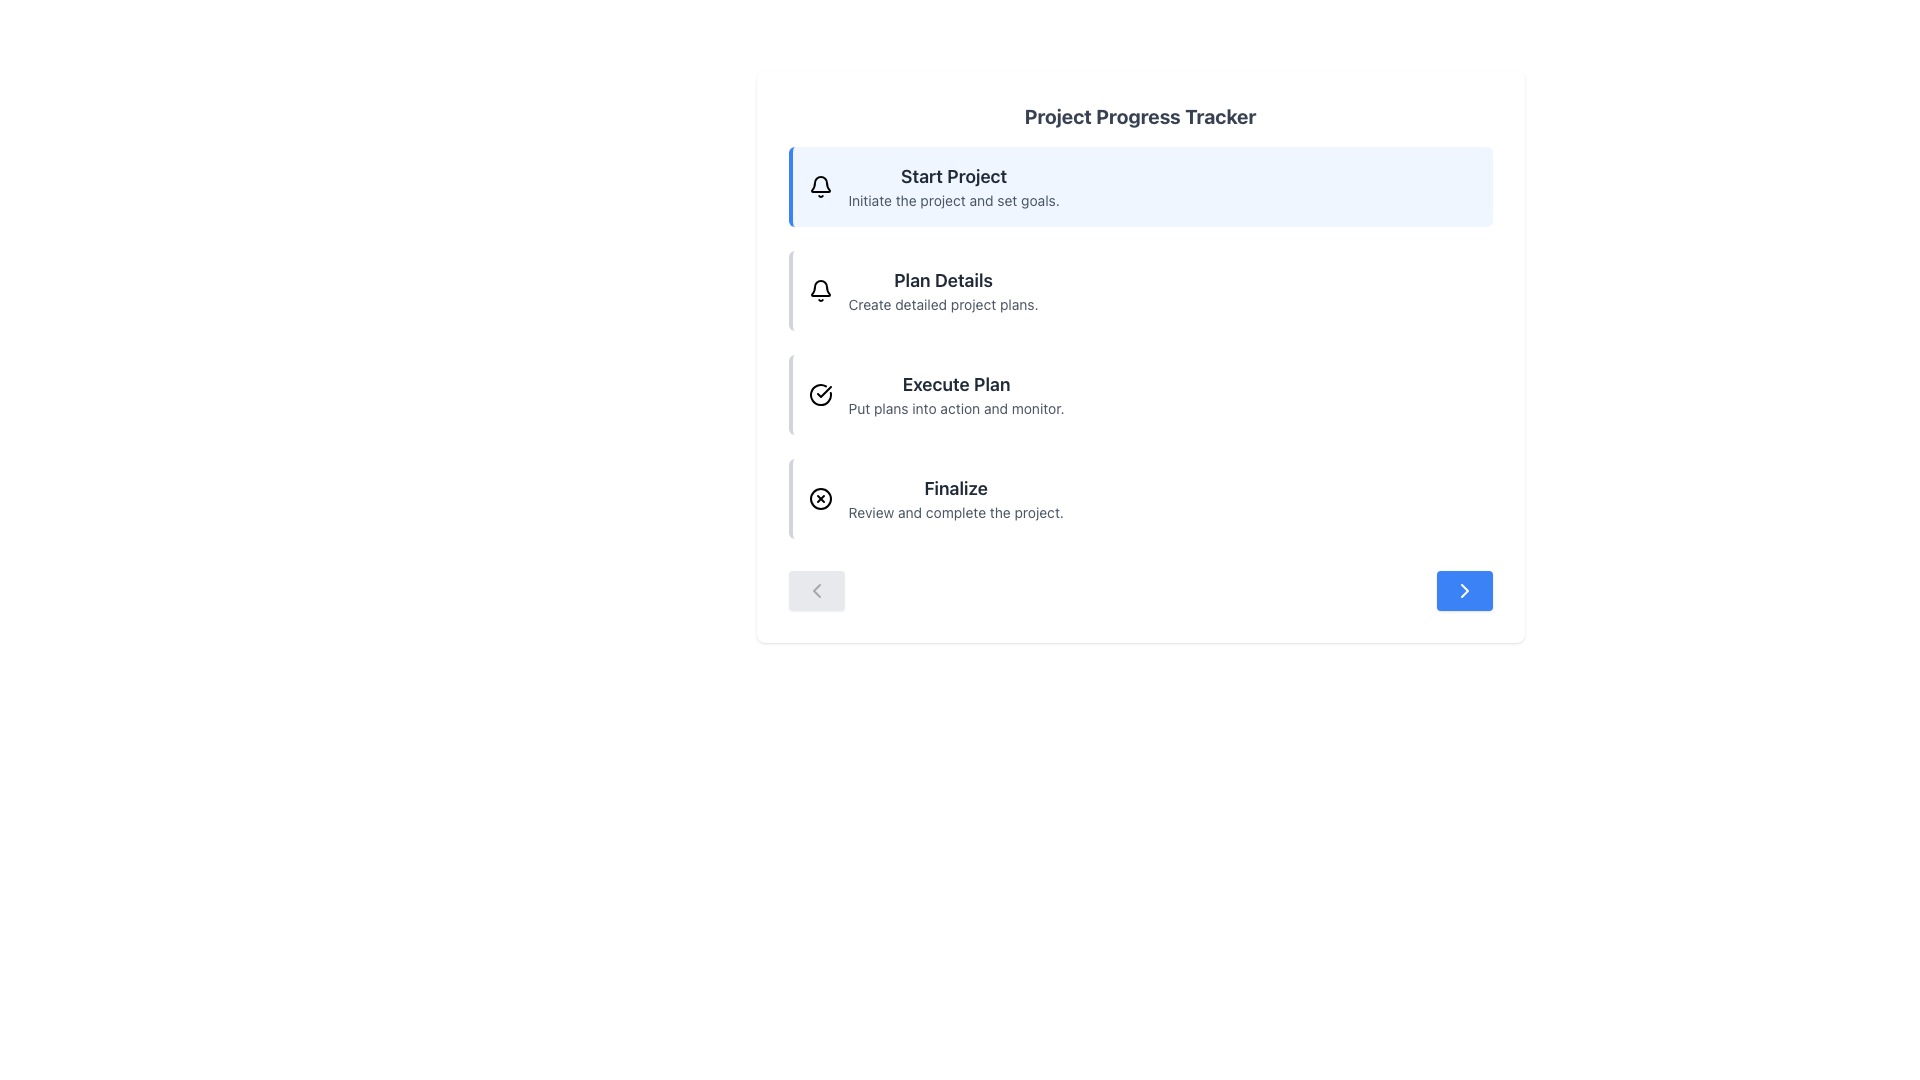 The height and width of the screenshot is (1080, 1920). I want to click on the decorative icon representing the 'Execute Plan' step in the project progress tracker, located in the third row of the task list, so click(820, 394).